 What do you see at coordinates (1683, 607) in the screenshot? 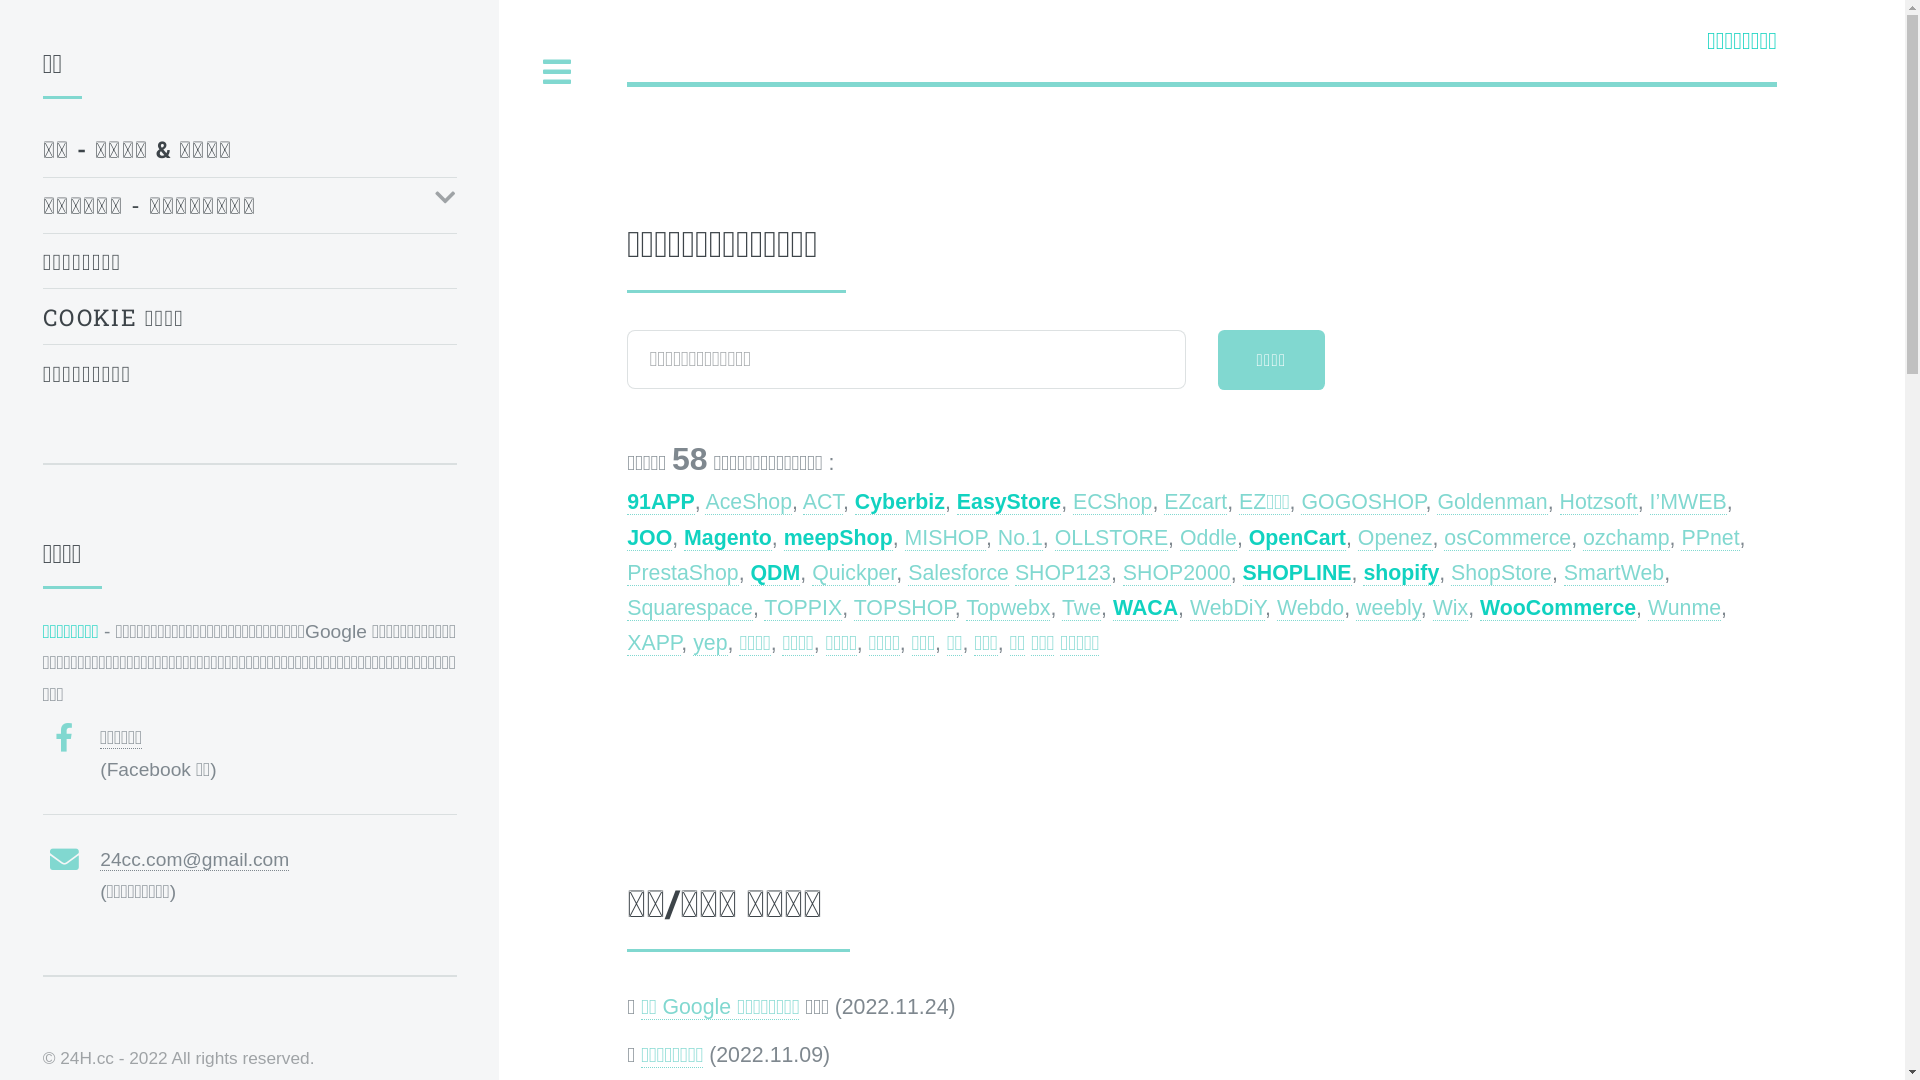
I see `'Wunme'` at bounding box center [1683, 607].